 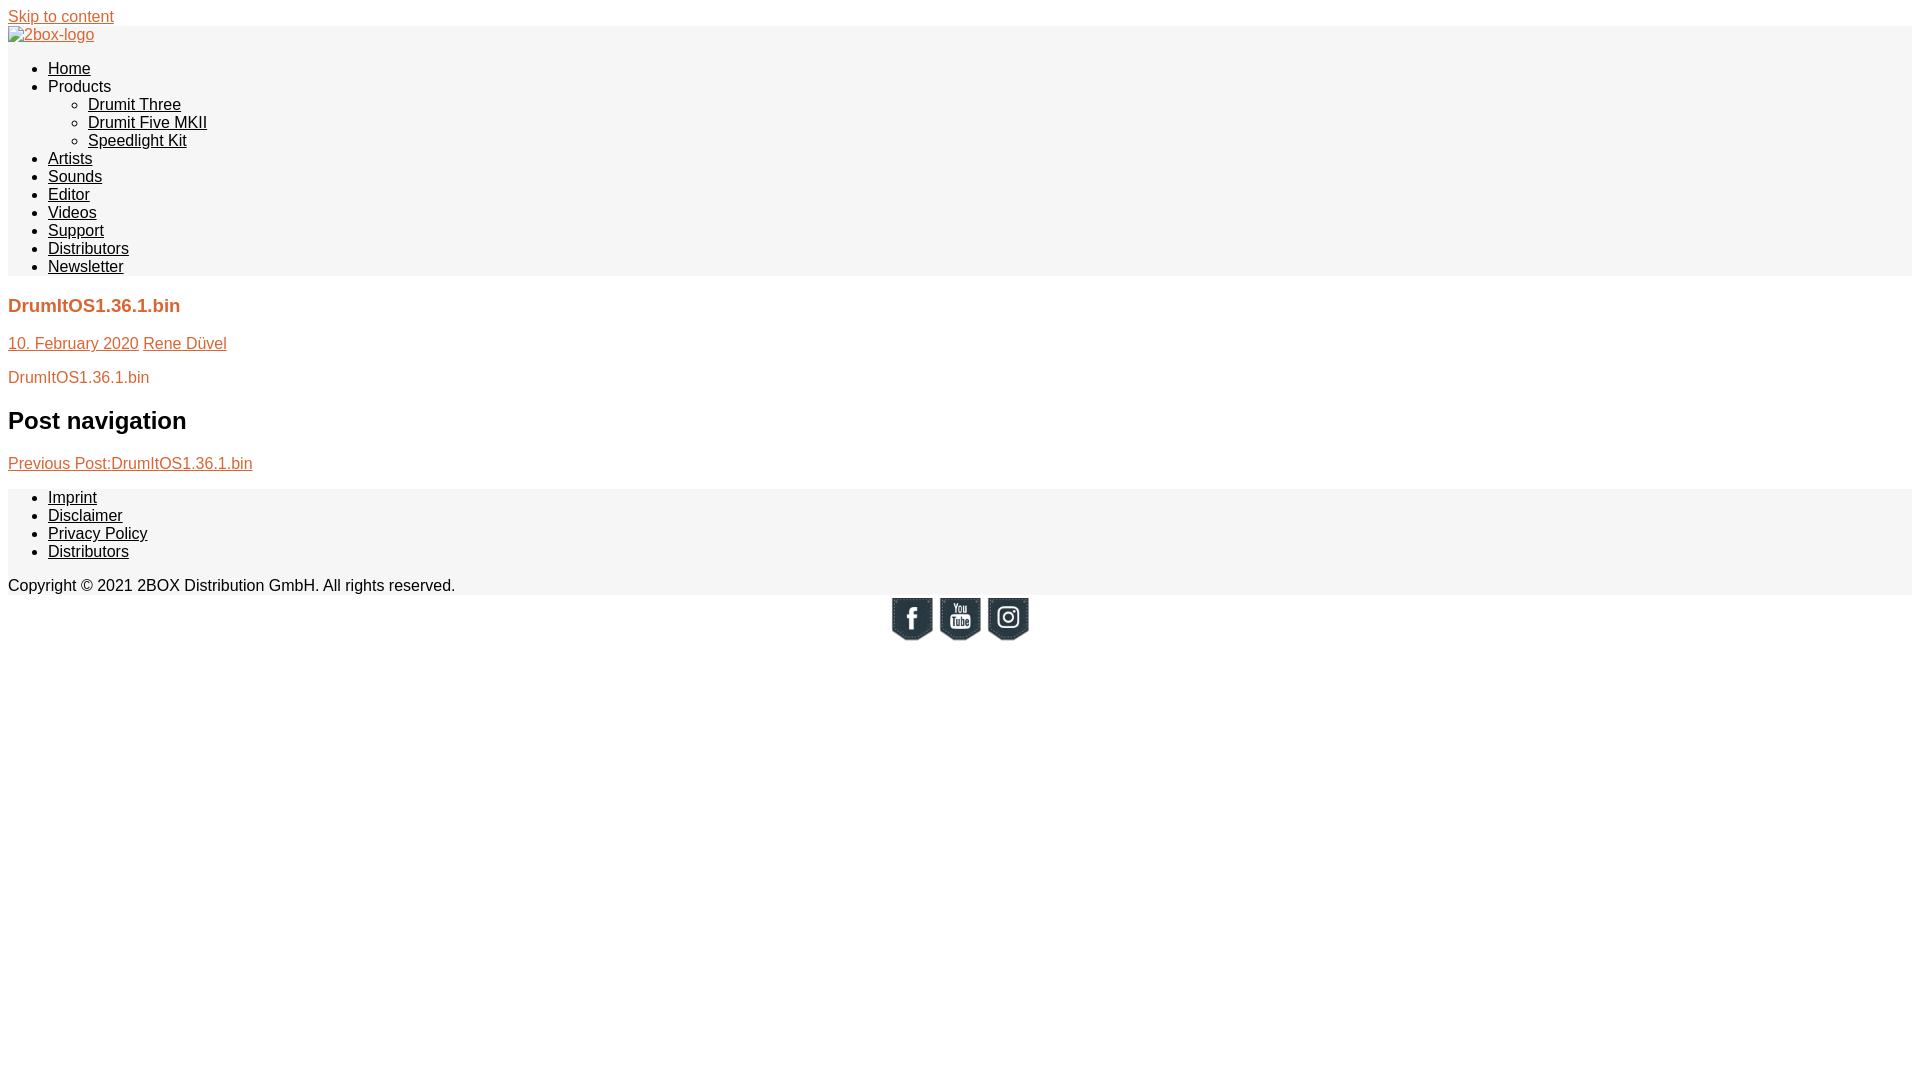 I want to click on 'Distributors', so click(x=87, y=247).